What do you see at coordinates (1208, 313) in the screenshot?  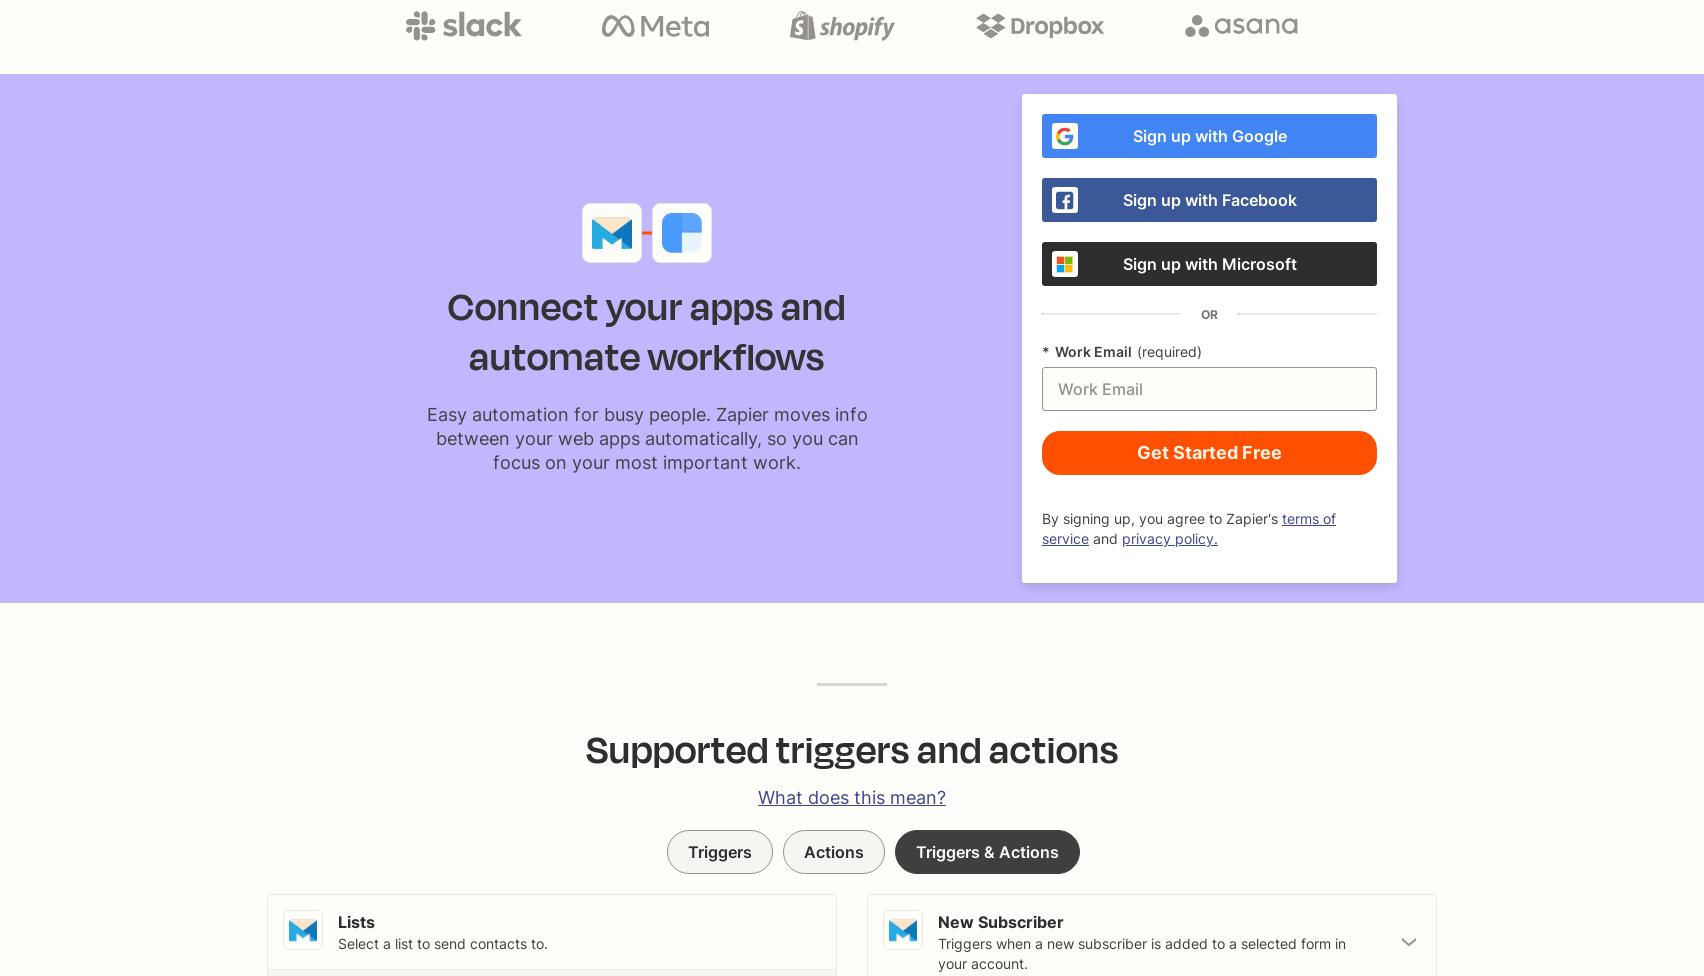 I see `'OR'` at bounding box center [1208, 313].